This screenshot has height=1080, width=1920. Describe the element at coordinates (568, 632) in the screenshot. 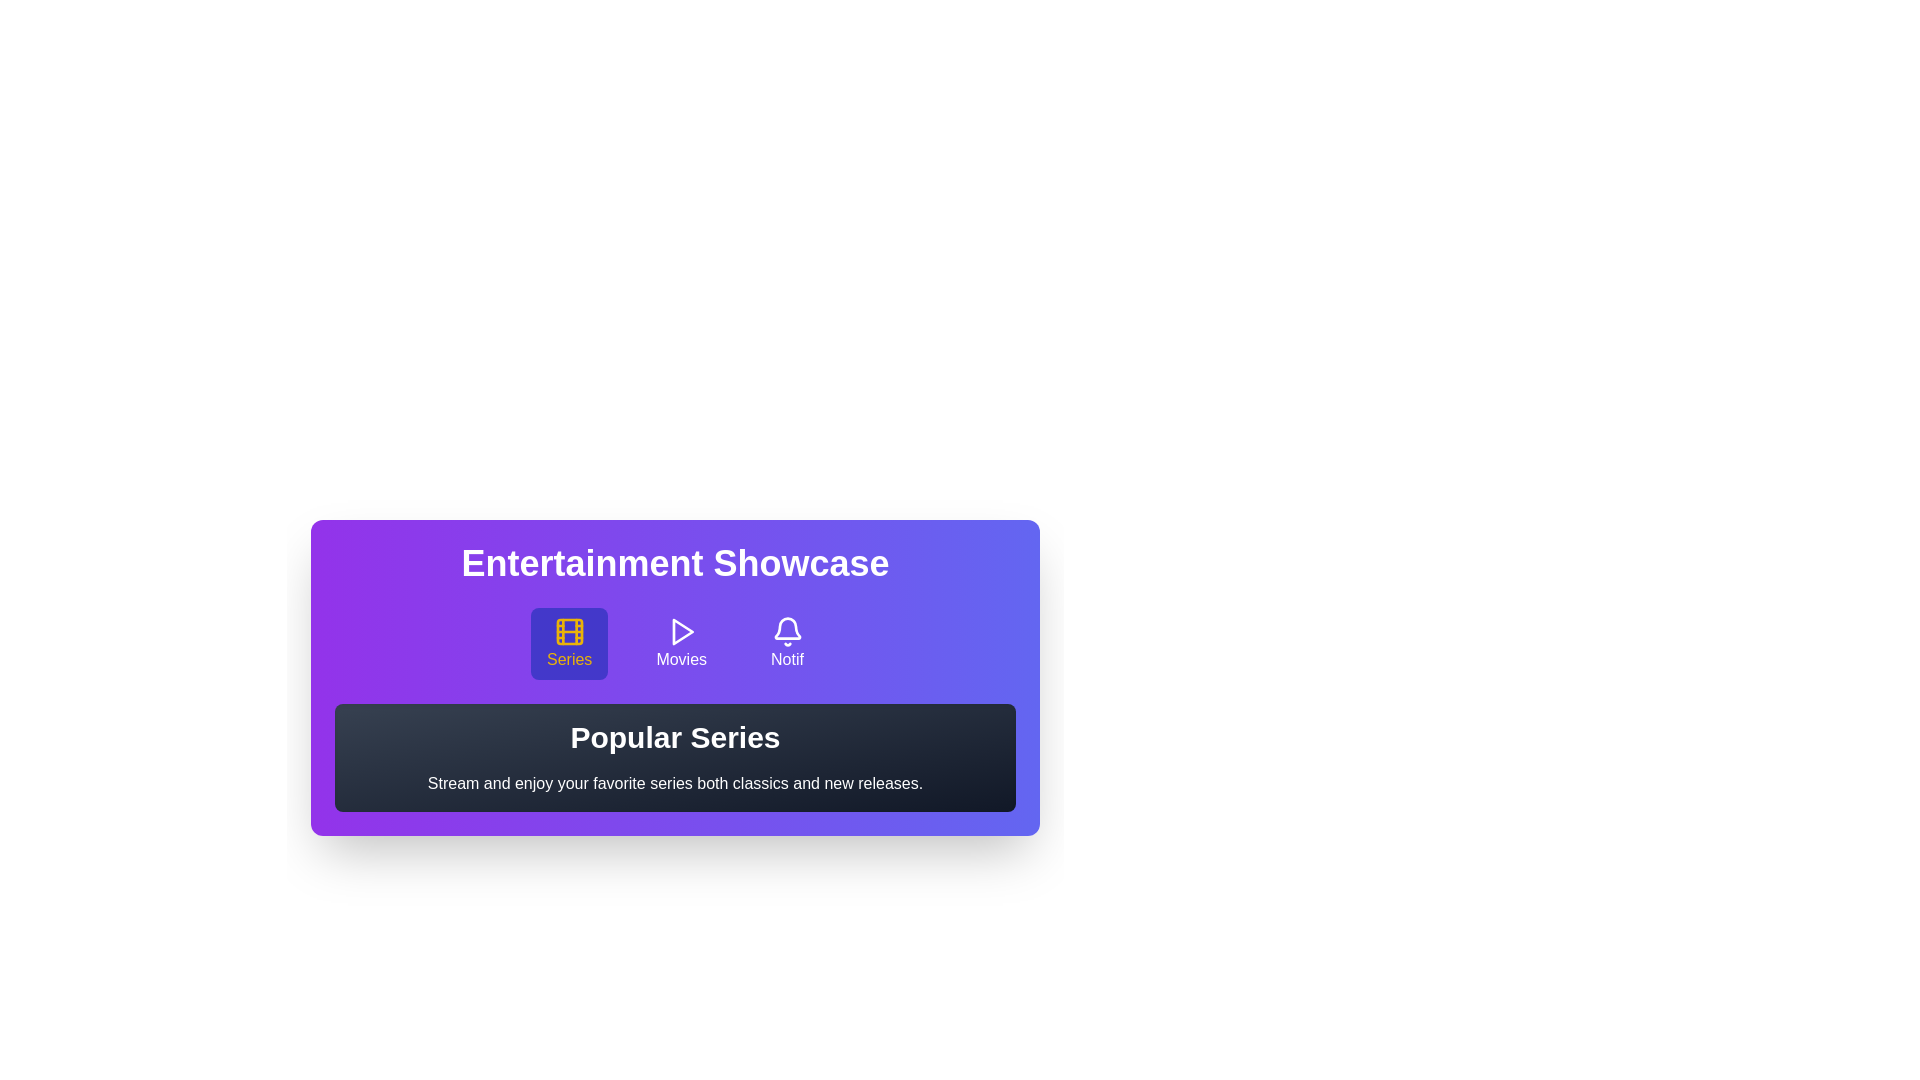

I see `the yellow film strip icon located on a purple rectangle background, which is the first icon in the row under the 'Series' label` at that location.